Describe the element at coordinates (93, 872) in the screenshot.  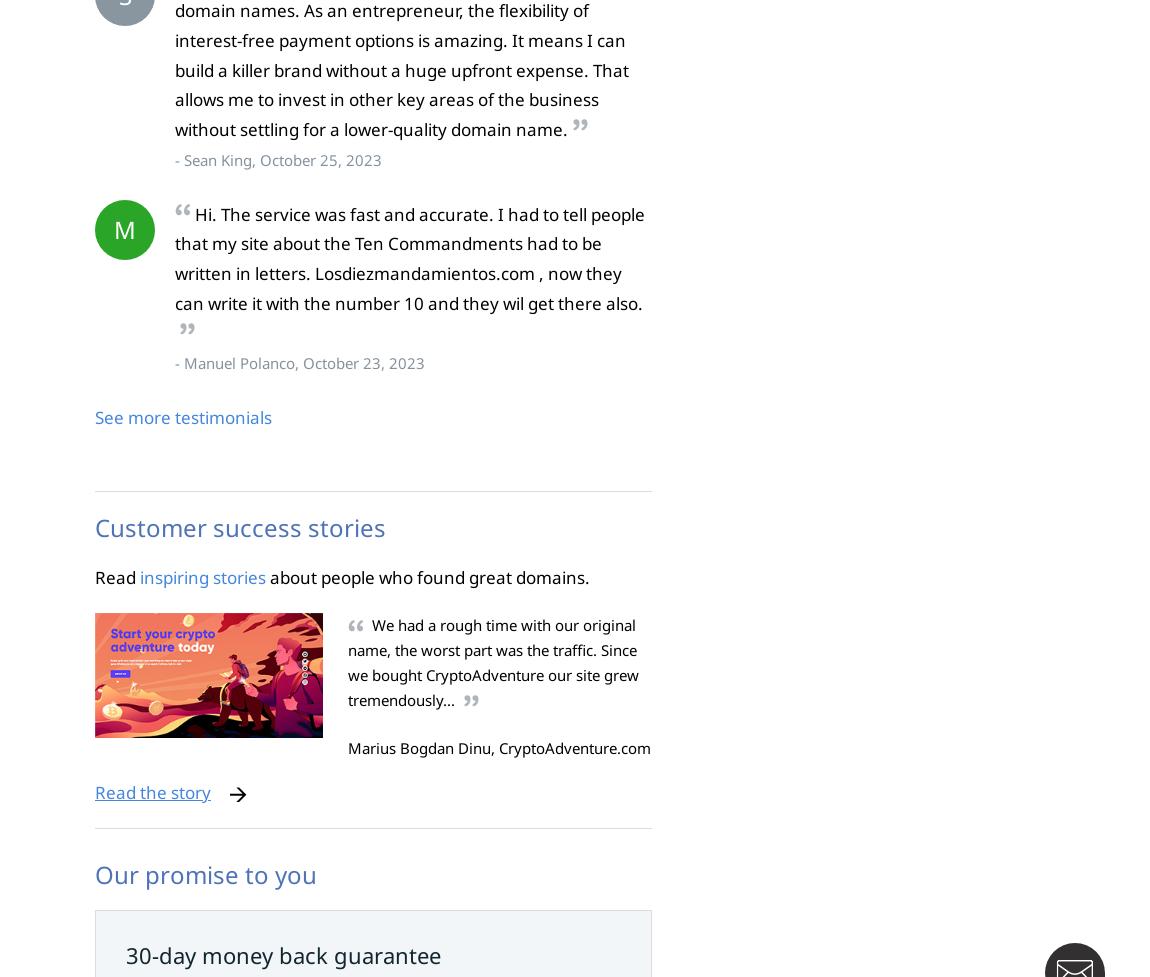
I see `'Our promise to you'` at that location.